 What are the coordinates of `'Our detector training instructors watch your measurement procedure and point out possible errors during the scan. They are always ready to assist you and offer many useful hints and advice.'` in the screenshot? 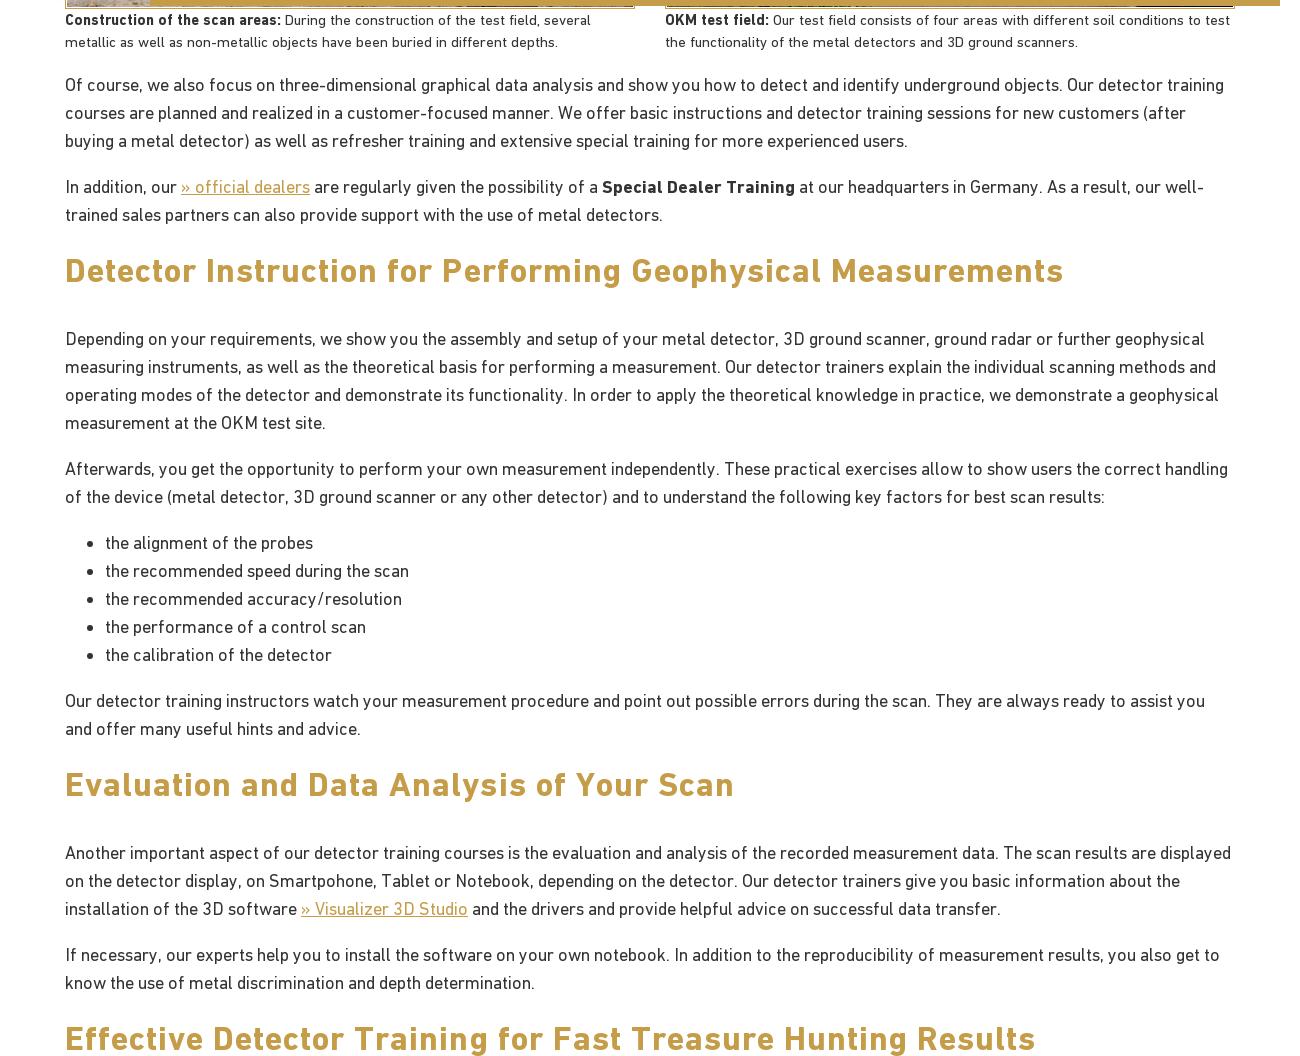 It's located at (635, 713).